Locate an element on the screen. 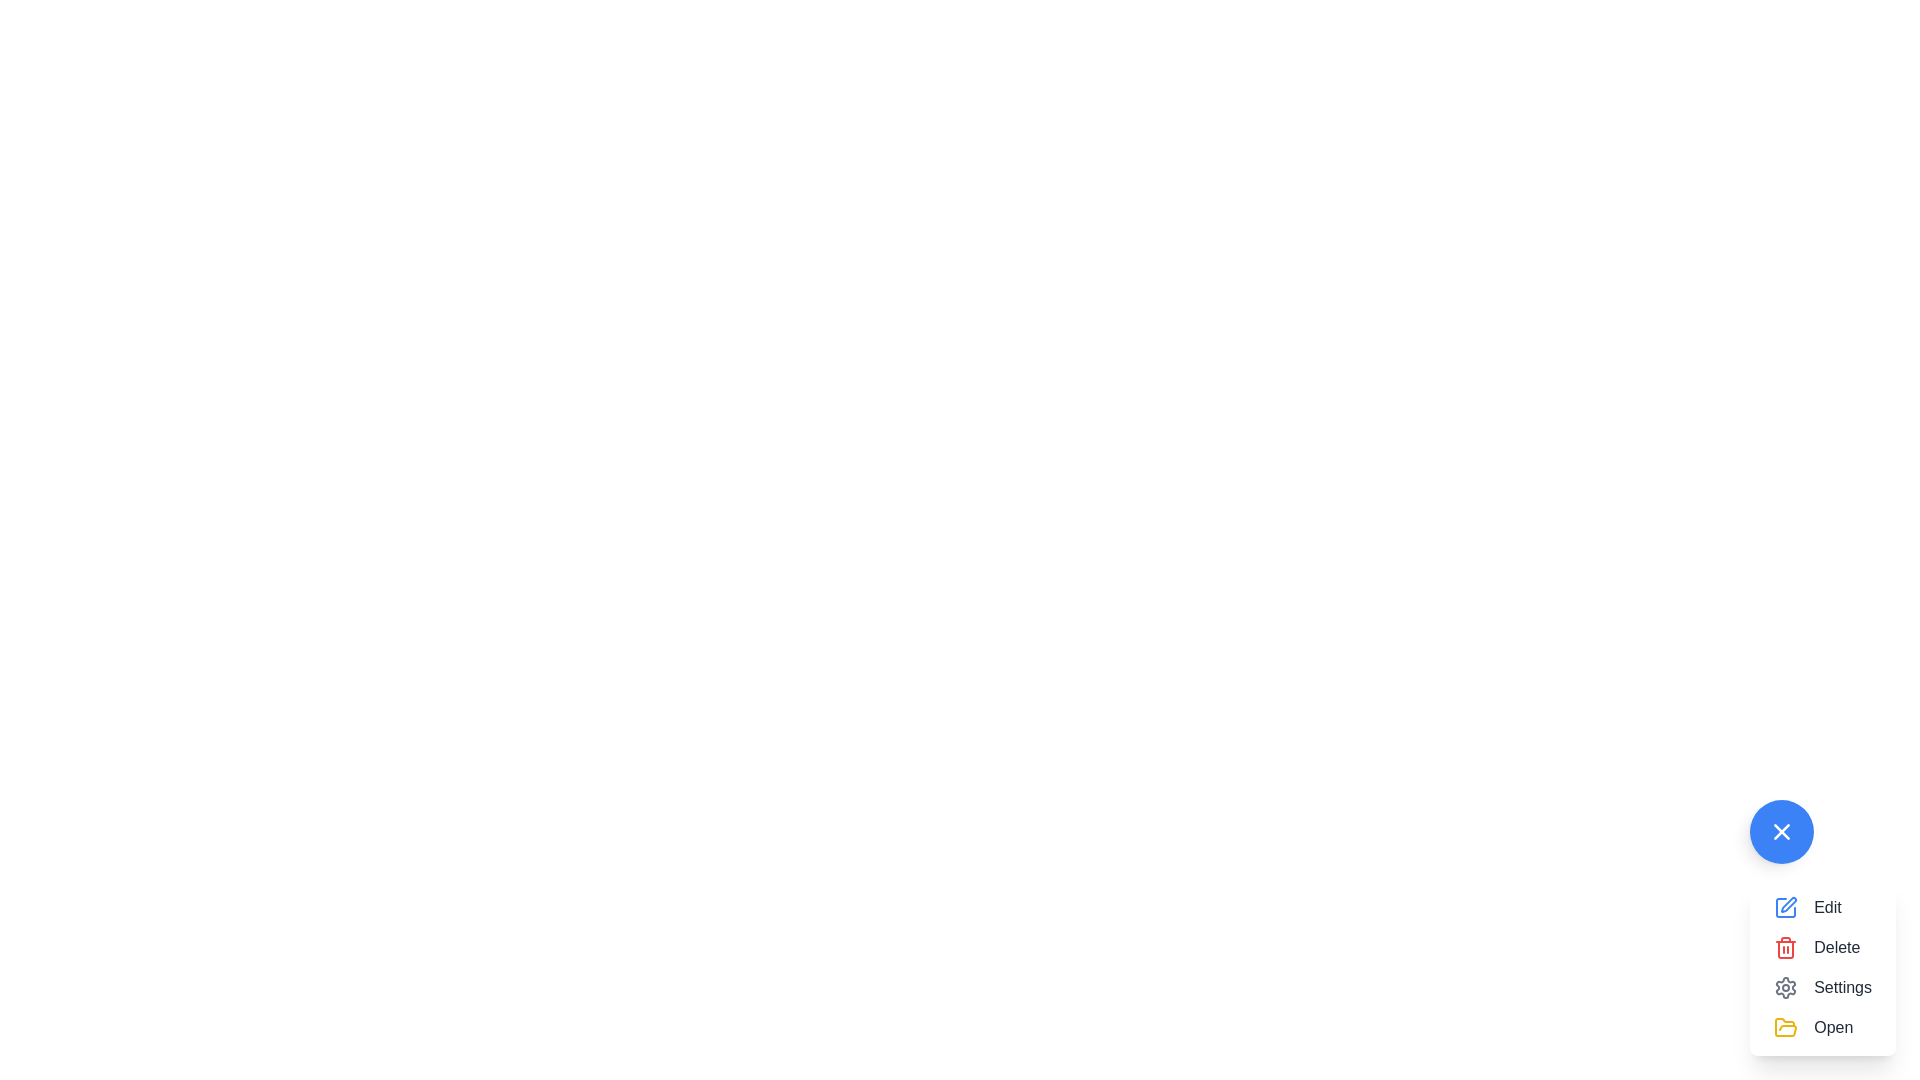  the interactive button with text and icon located as the last item in the vertical list, directly below the 'Settings' option is located at coordinates (1823, 1028).